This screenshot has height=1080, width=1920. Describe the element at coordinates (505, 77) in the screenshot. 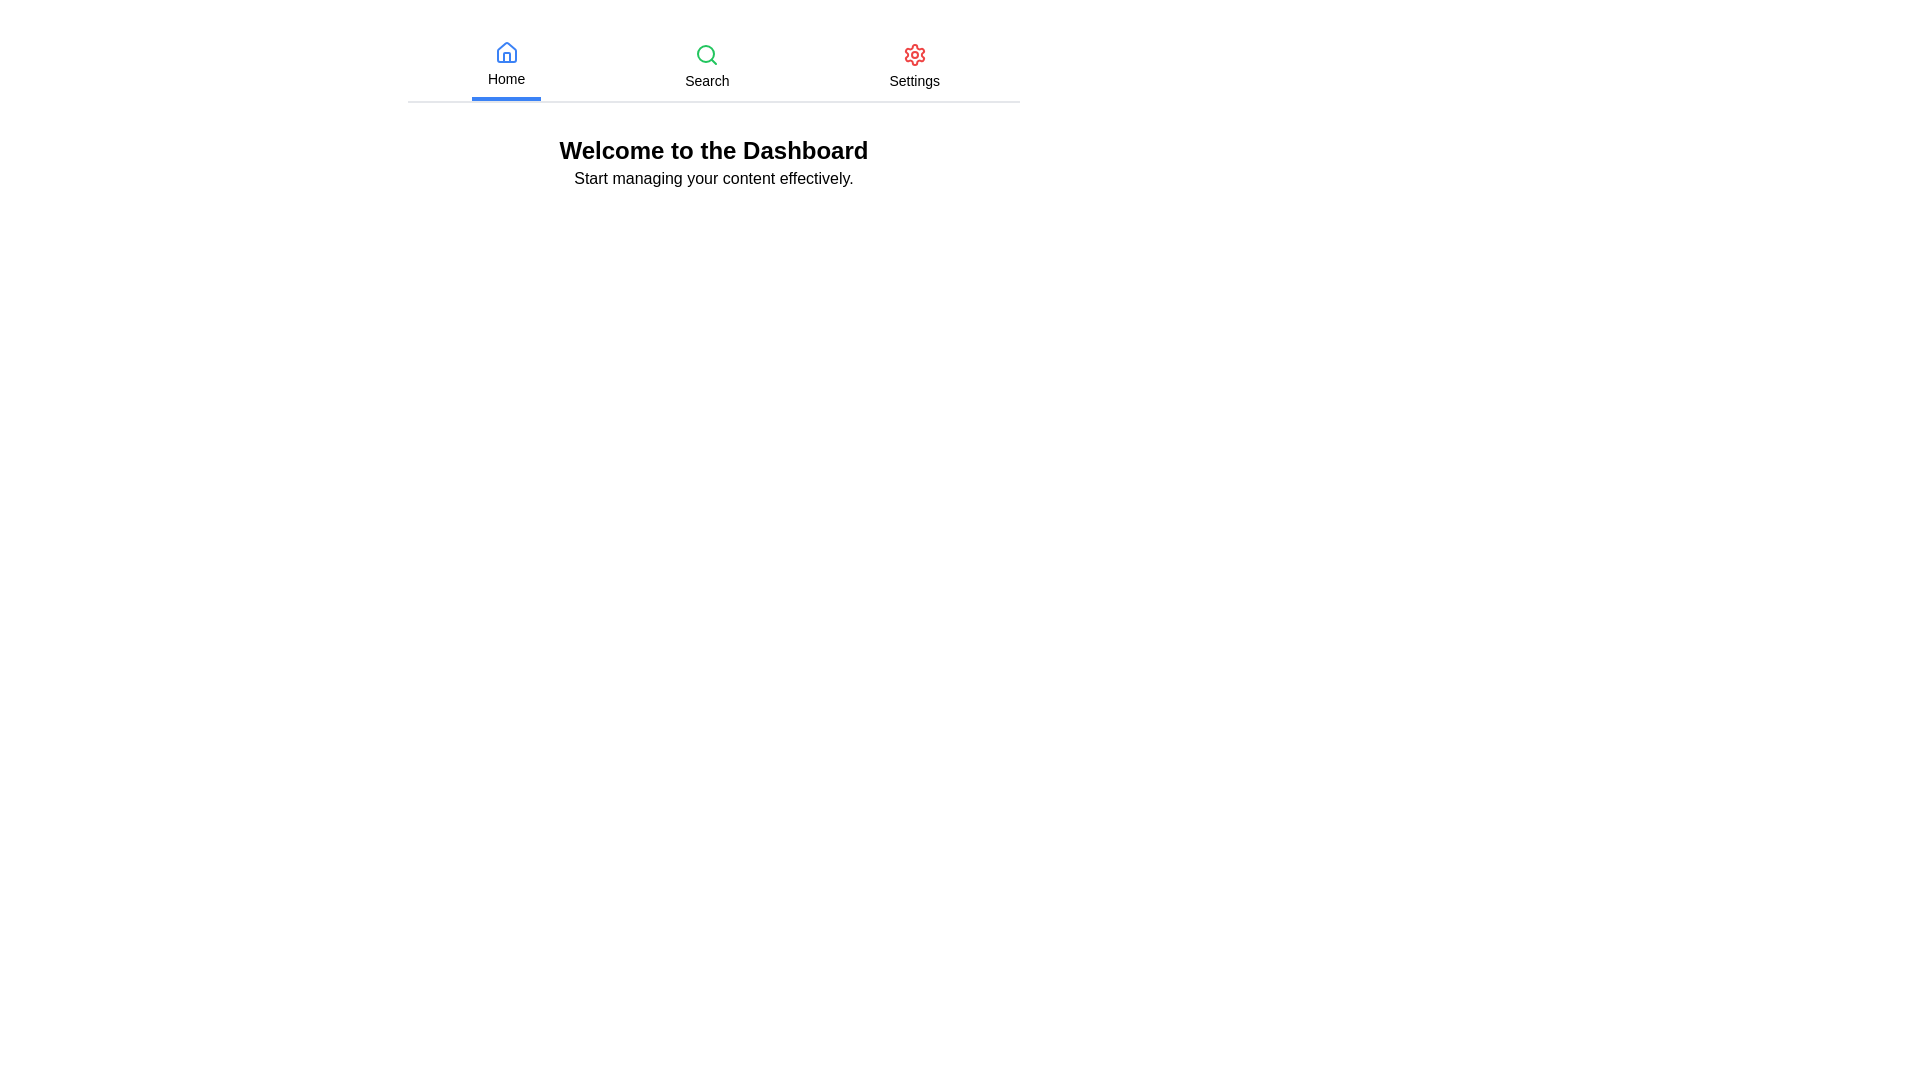

I see `the displayed text under the tab Home` at that location.